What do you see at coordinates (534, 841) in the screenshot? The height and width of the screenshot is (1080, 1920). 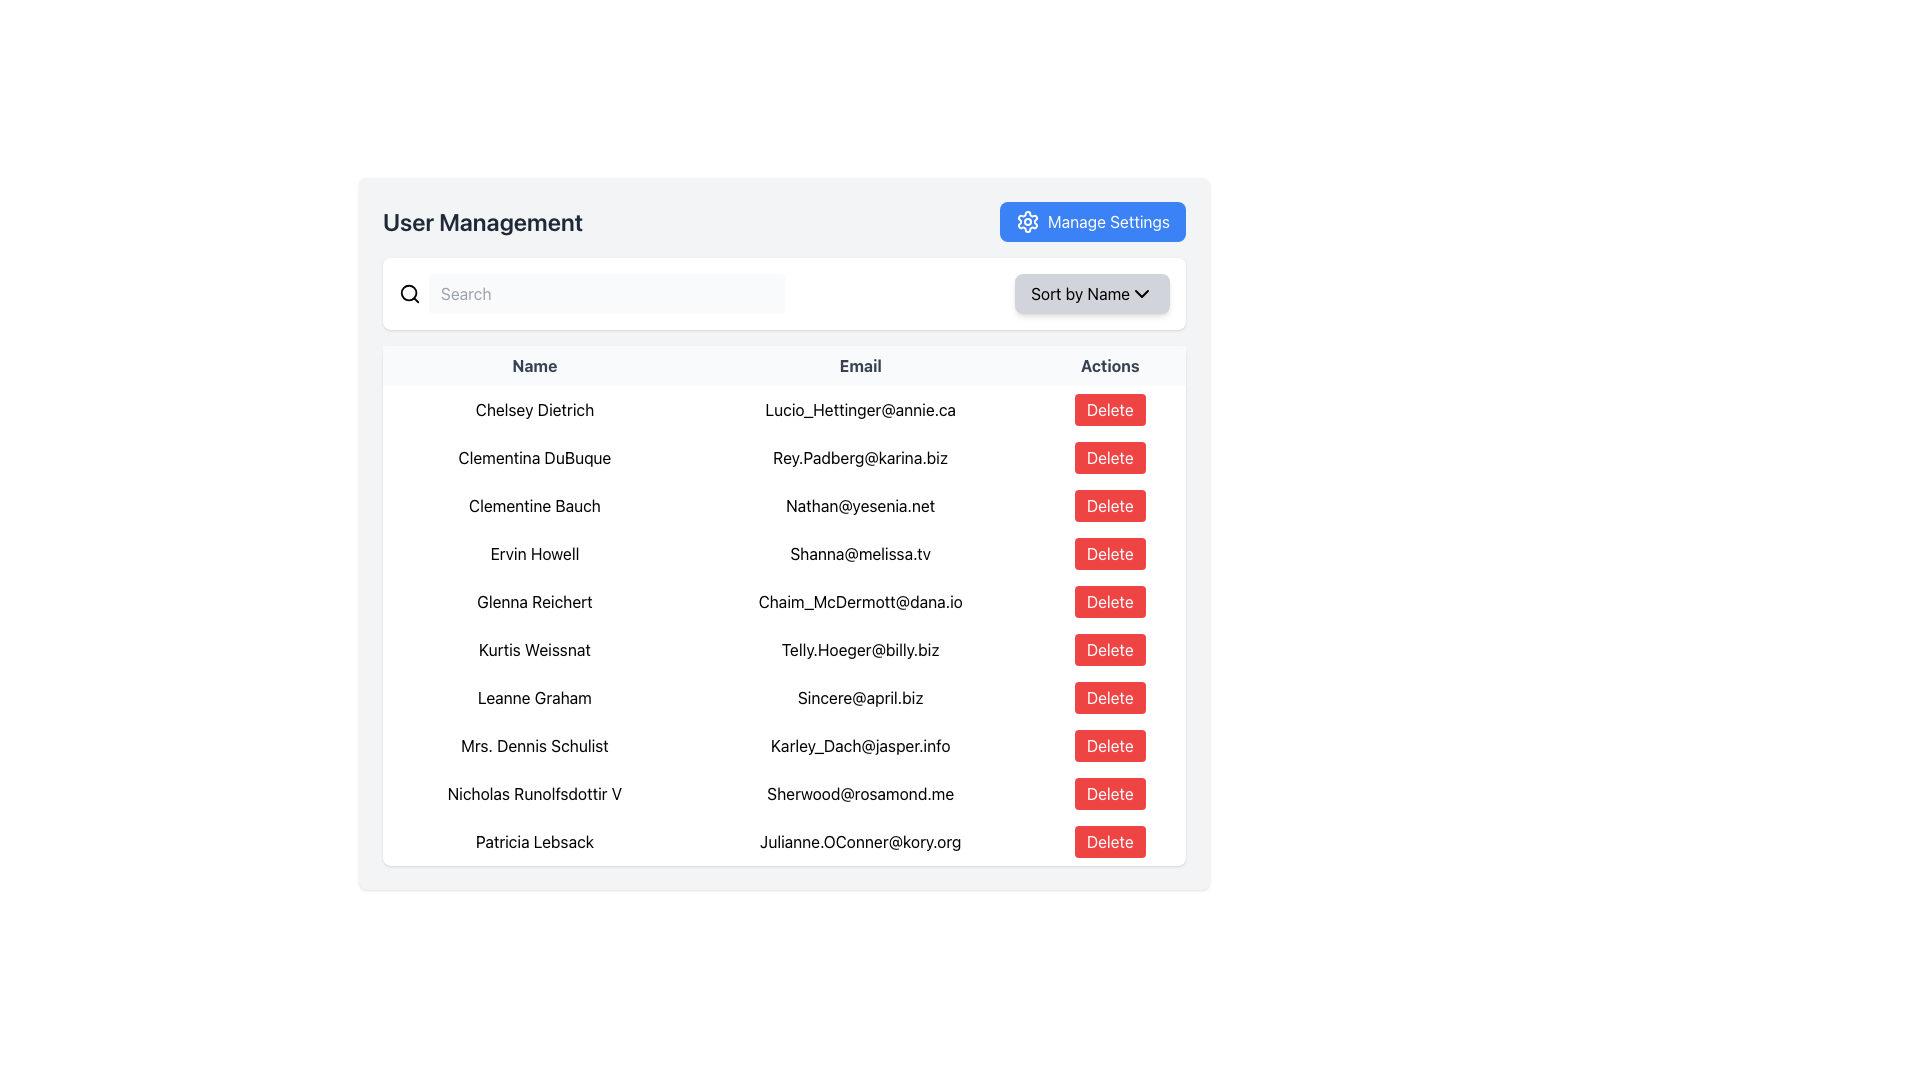 I see `text content of the label displaying the name 'Patricia Lebsack' in the user management interface` at bounding box center [534, 841].